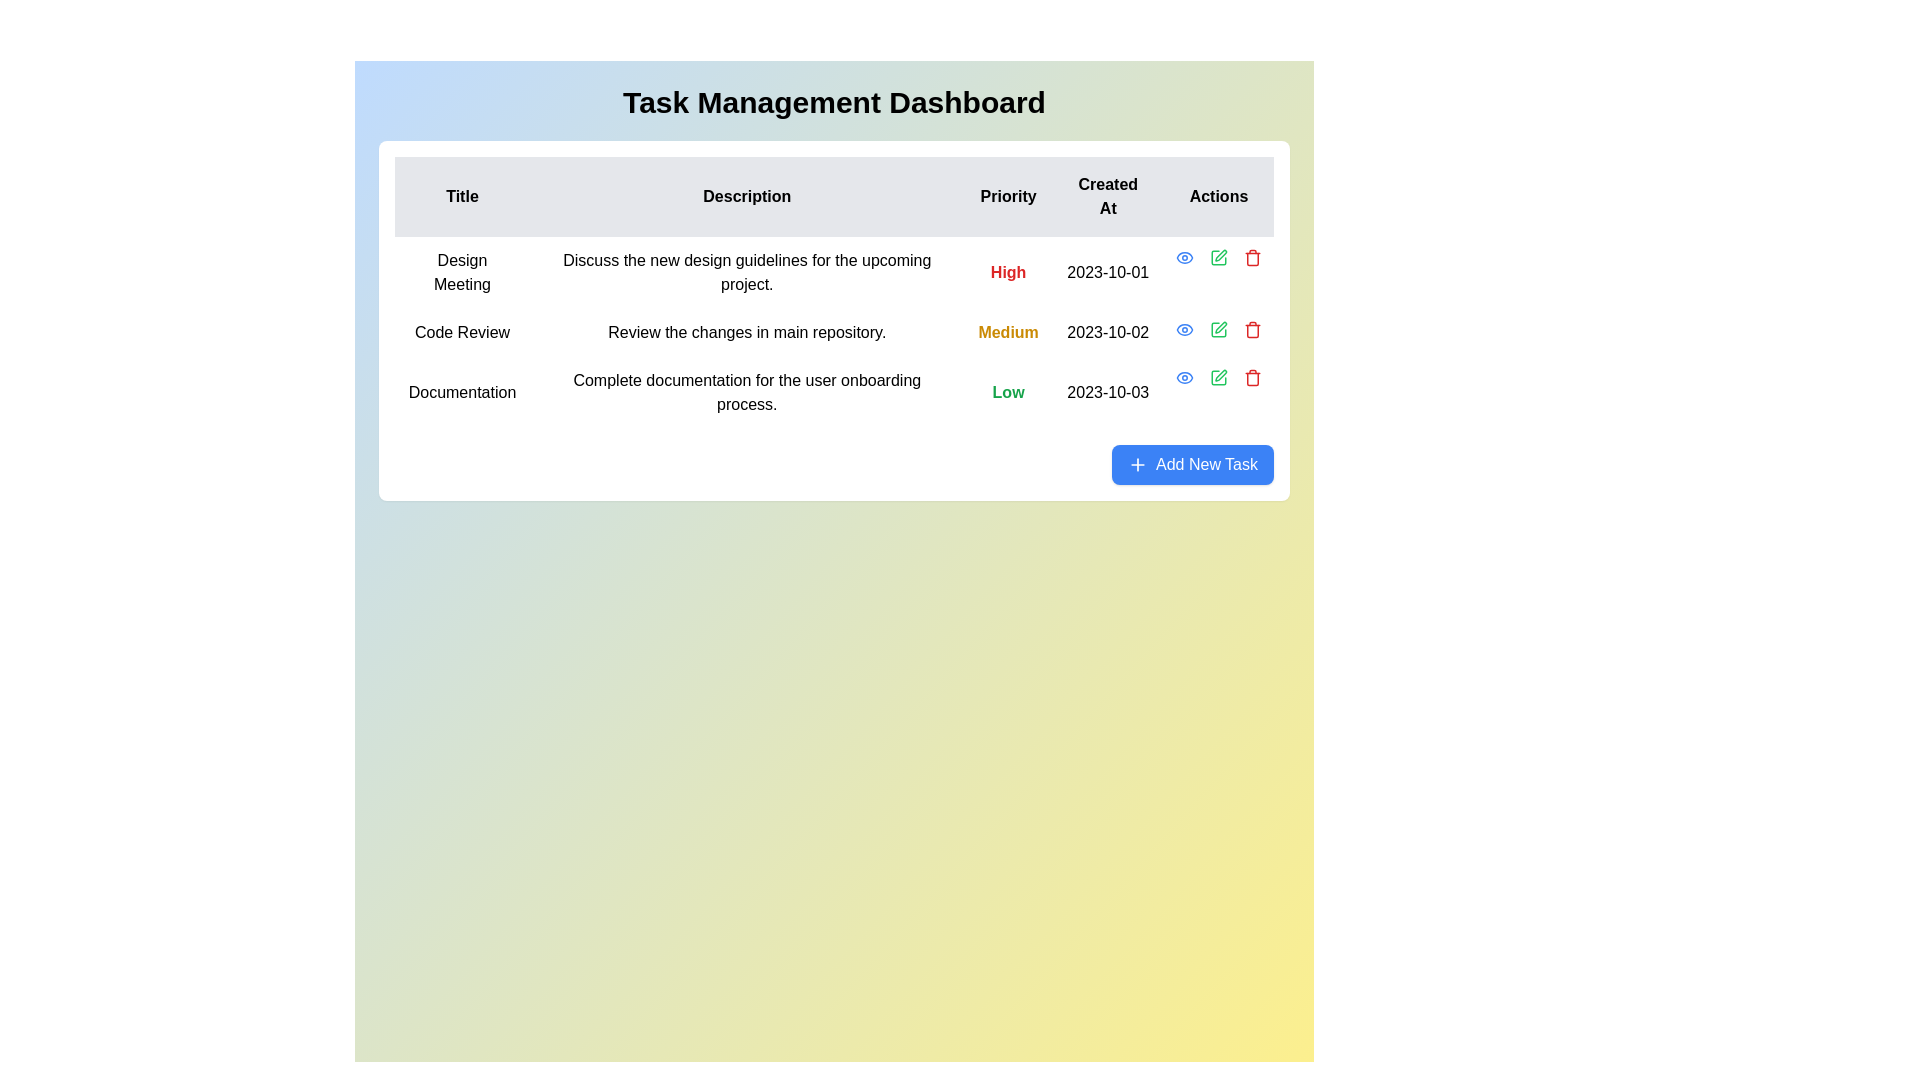 The width and height of the screenshot is (1920, 1080). What do you see at coordinates (746, 331) in the screenshot?
I see `the text element displaying 'Review the changes in main repository.' located in the second row of the table under the 'Description' column` at bounding box center [746, 331].